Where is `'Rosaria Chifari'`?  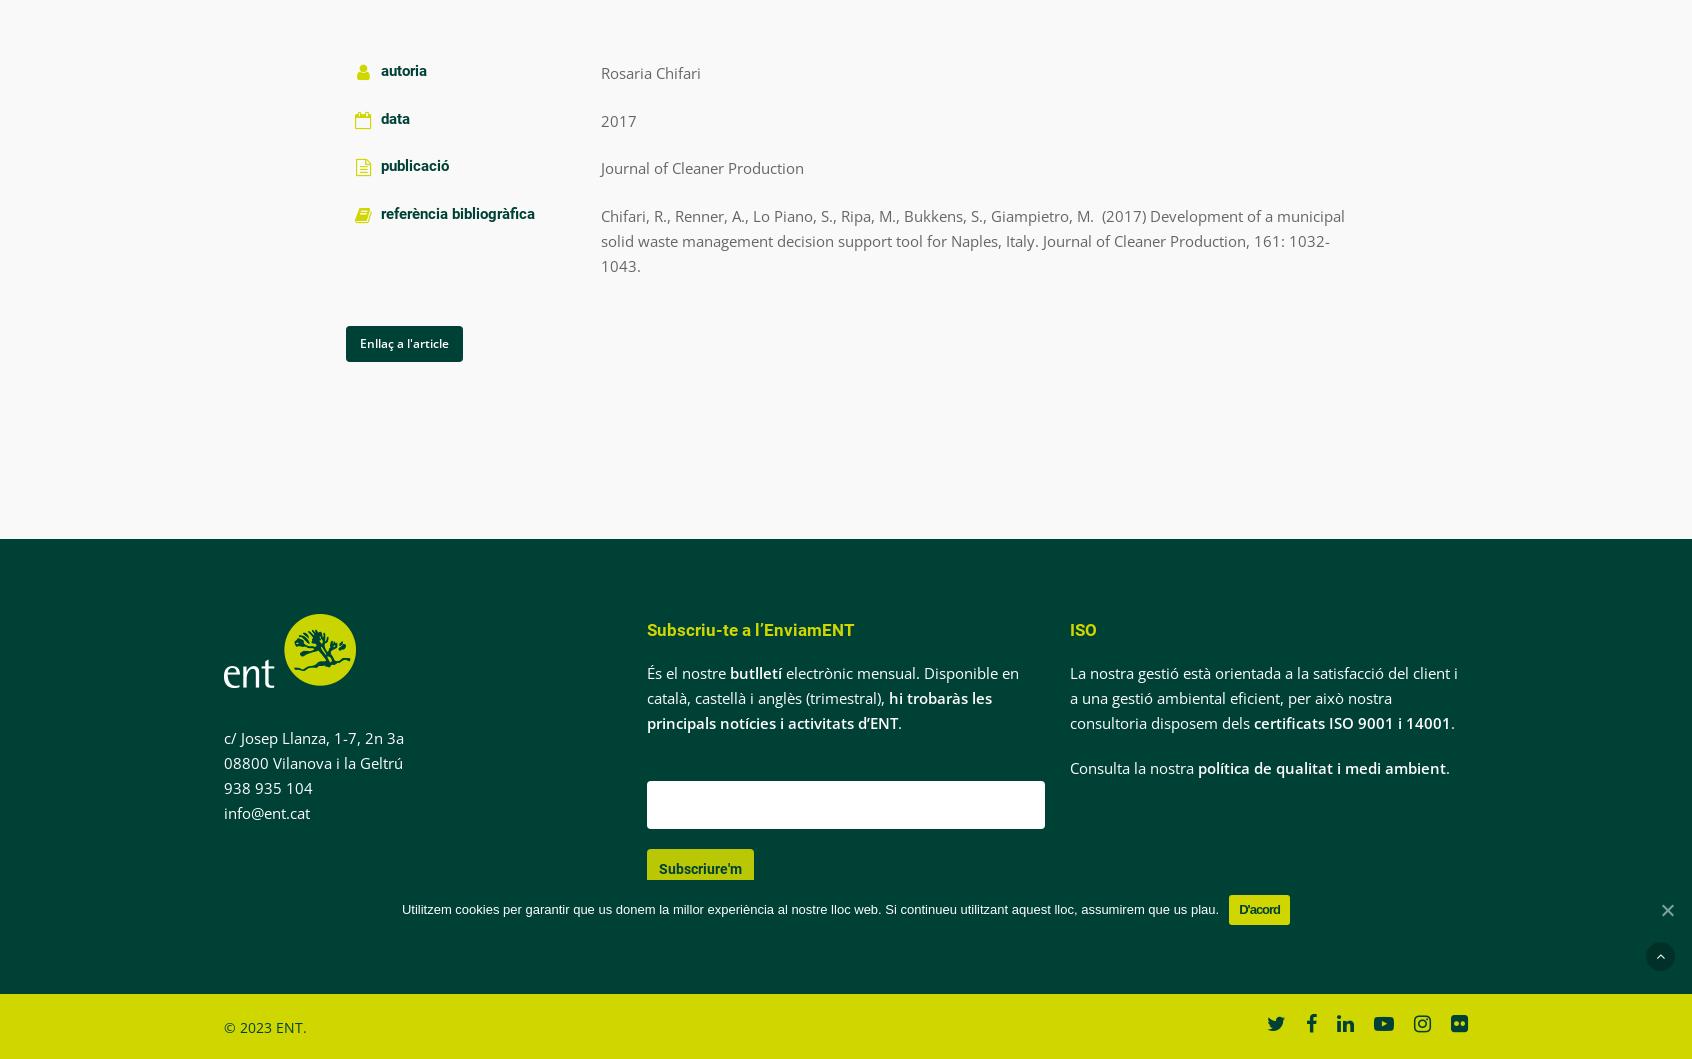 'Rosaria Chifari' is located at coordinates (651, 72).